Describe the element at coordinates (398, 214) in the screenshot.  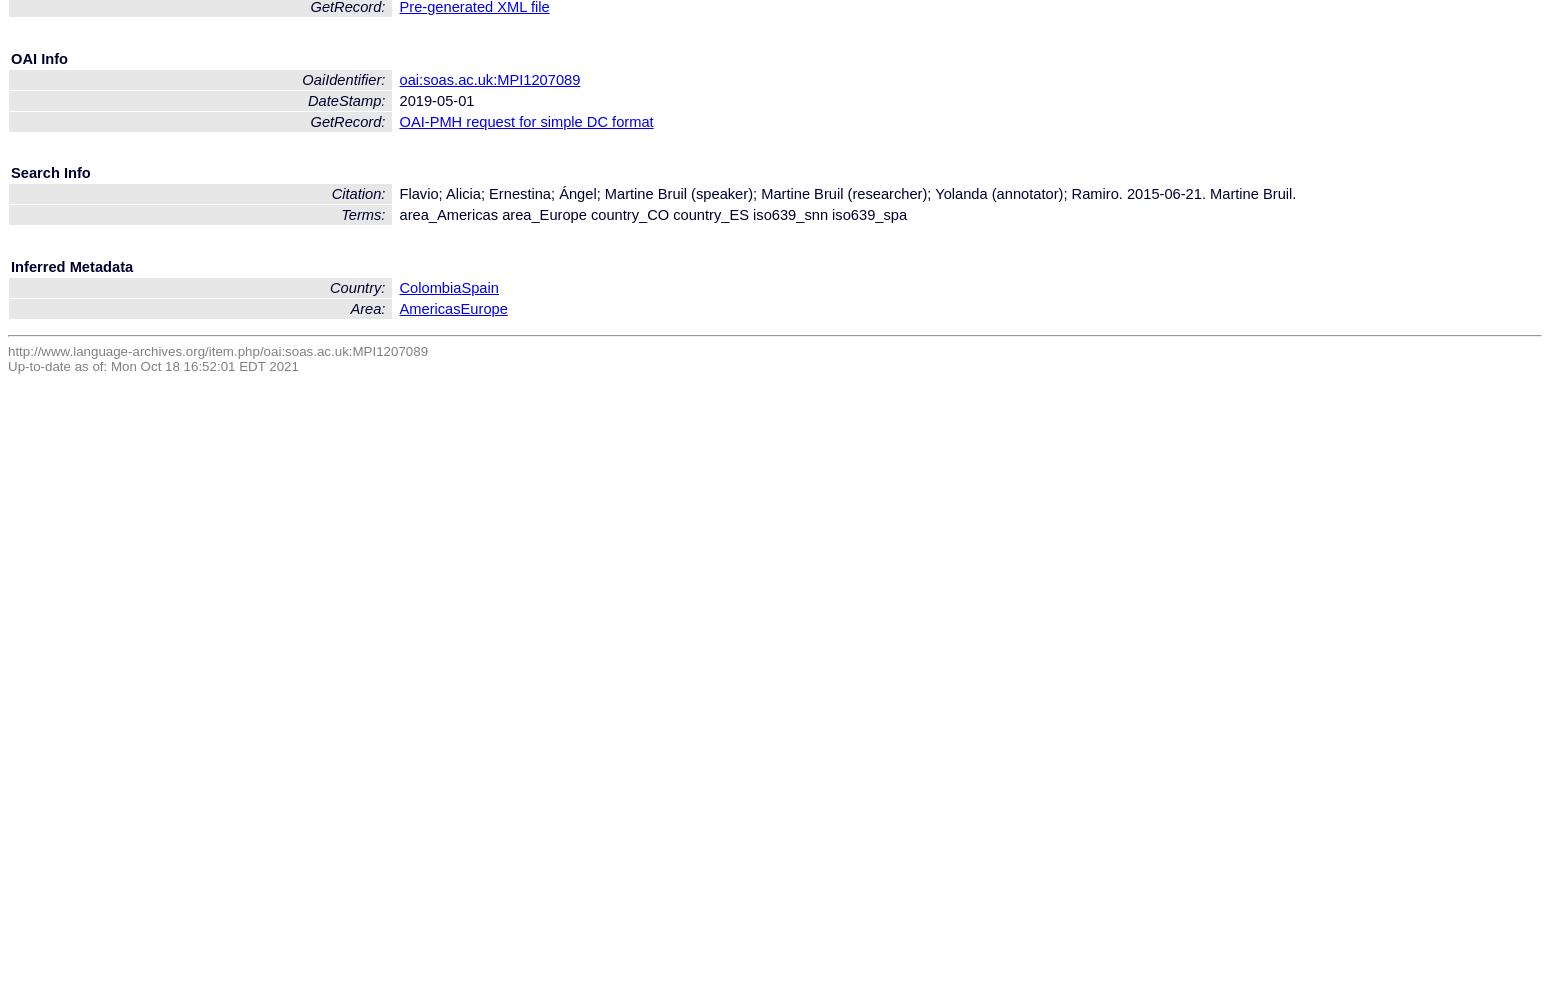
I see `'area_Americas area_Europe country_CO country_ES iso639_snn iso639_spa'` at that location.